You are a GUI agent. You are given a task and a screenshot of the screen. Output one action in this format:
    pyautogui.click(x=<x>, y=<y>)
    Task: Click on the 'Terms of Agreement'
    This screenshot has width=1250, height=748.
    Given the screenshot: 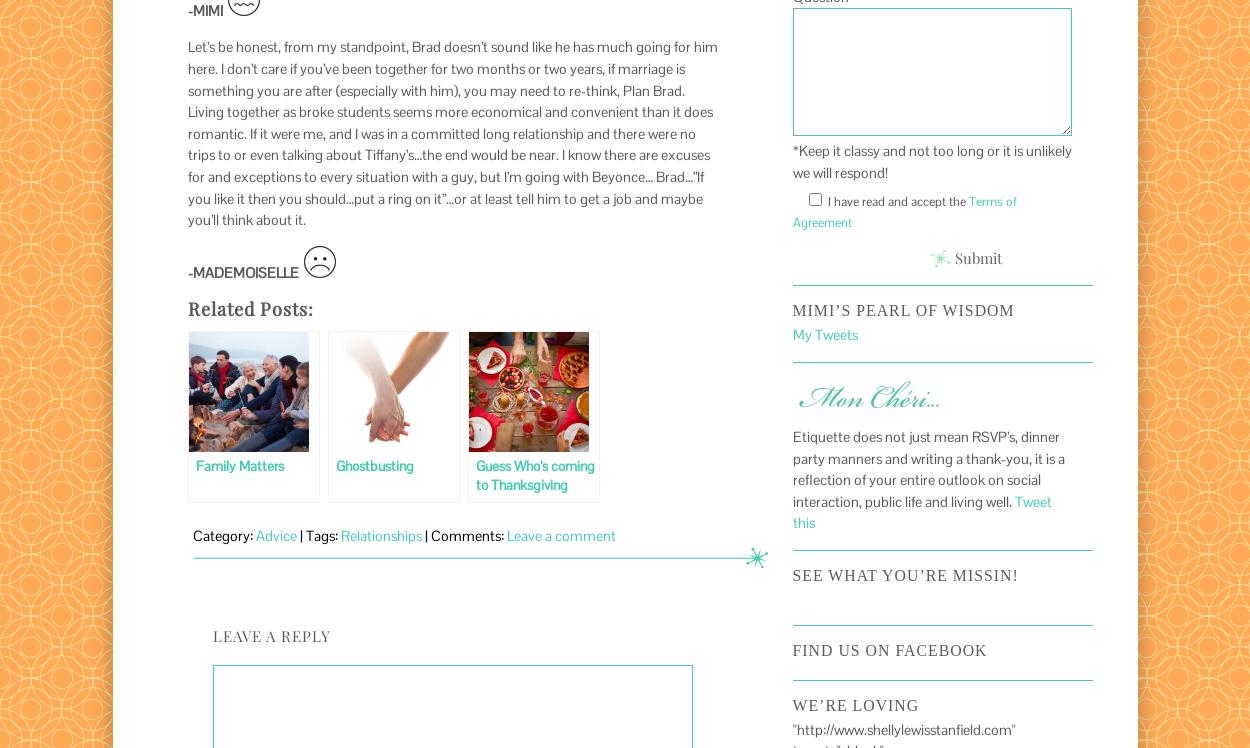 What is the action you would take?
    pyautogui.click(x=904, y=211)
    